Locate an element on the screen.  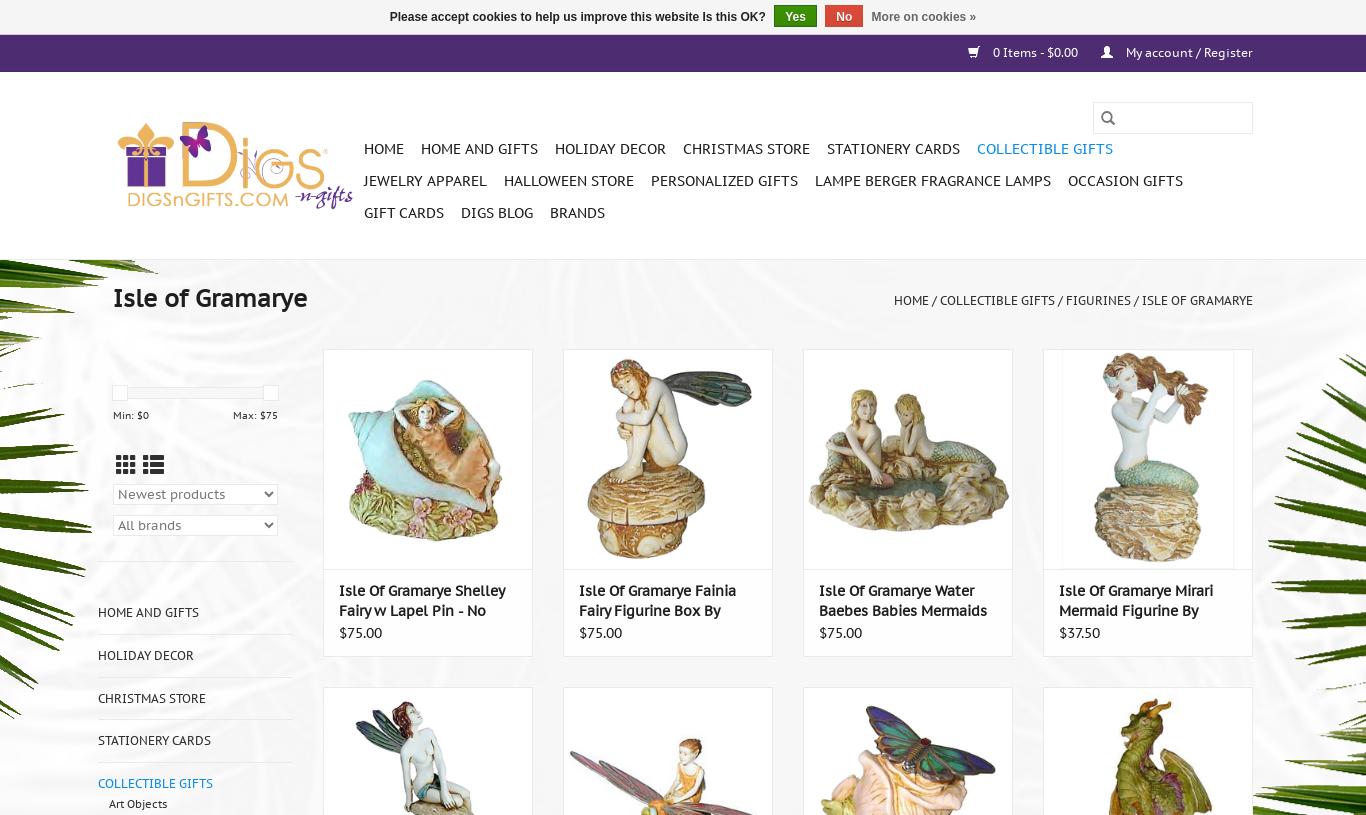
'More on cookies »' is located at coordinates (869, 16).